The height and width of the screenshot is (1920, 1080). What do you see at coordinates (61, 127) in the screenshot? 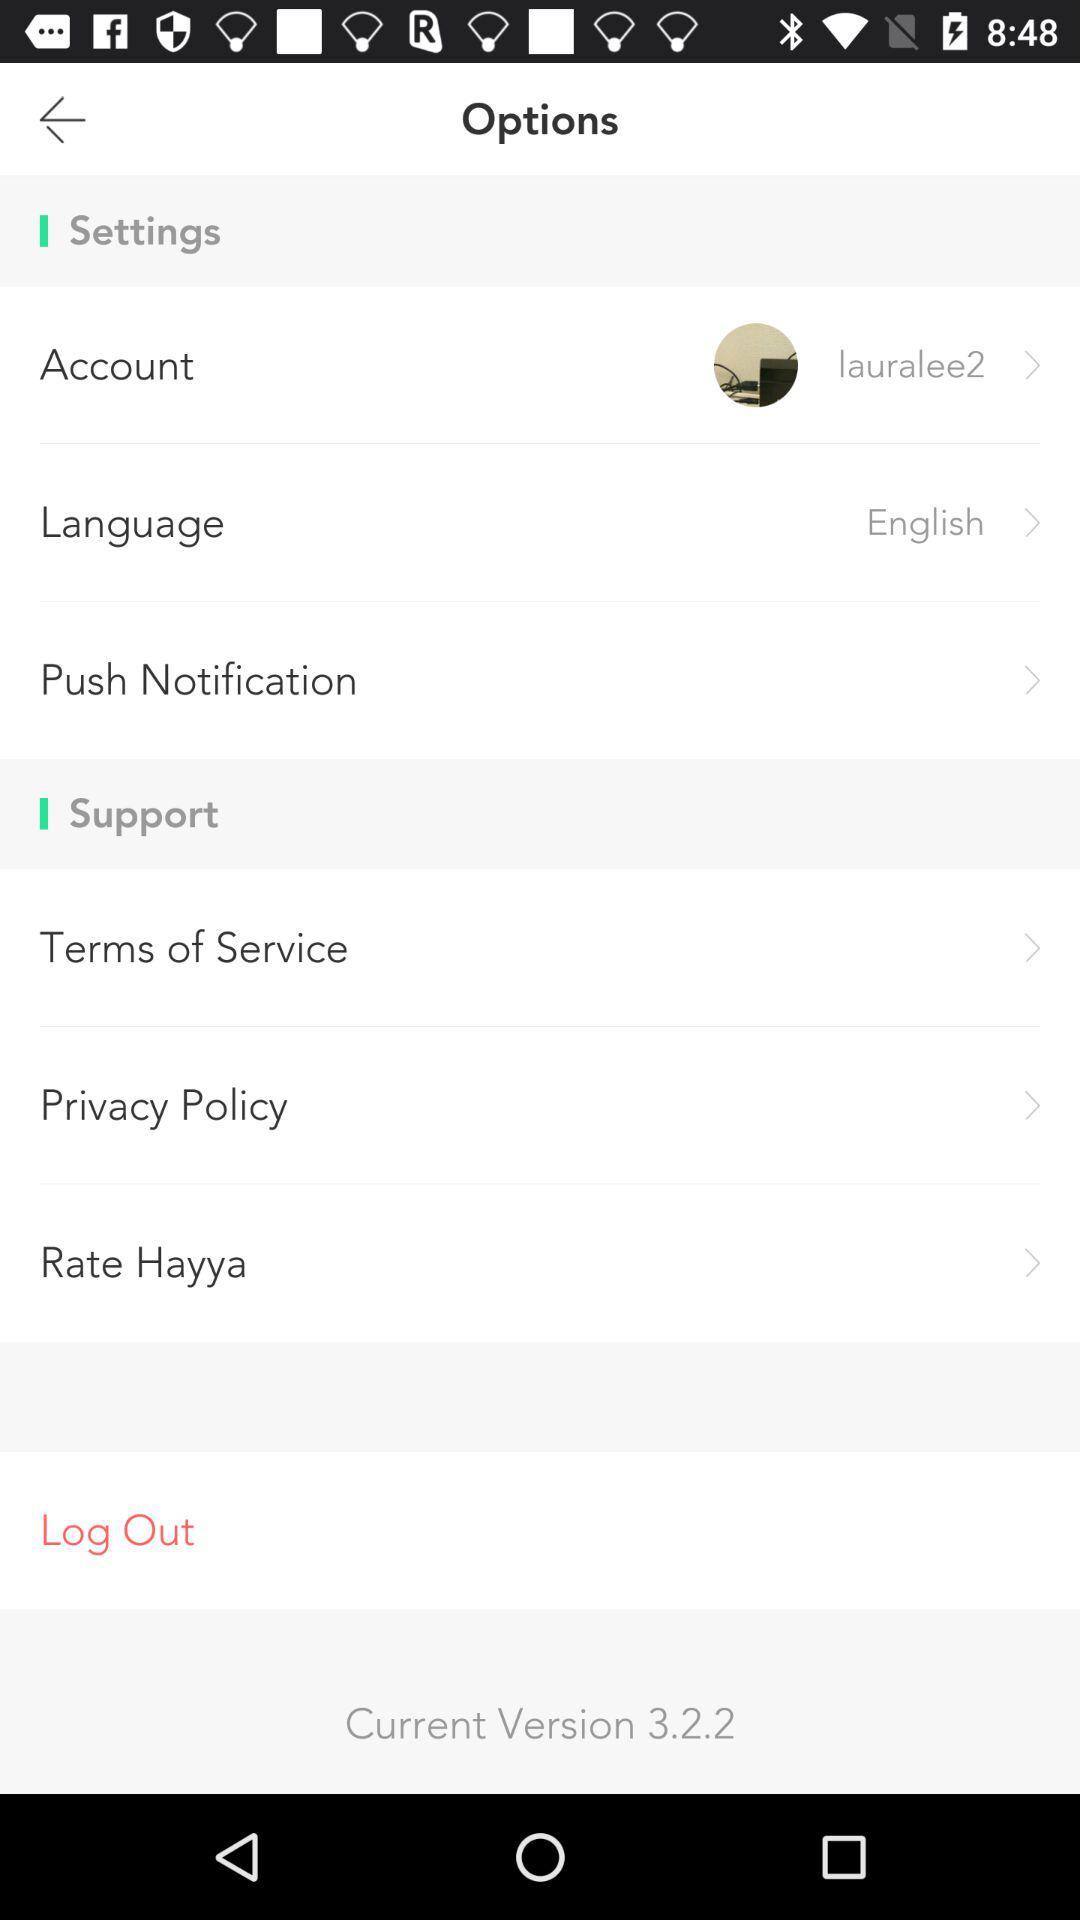
I see `the arrow_backward icon` at bounding box center [61, 127].